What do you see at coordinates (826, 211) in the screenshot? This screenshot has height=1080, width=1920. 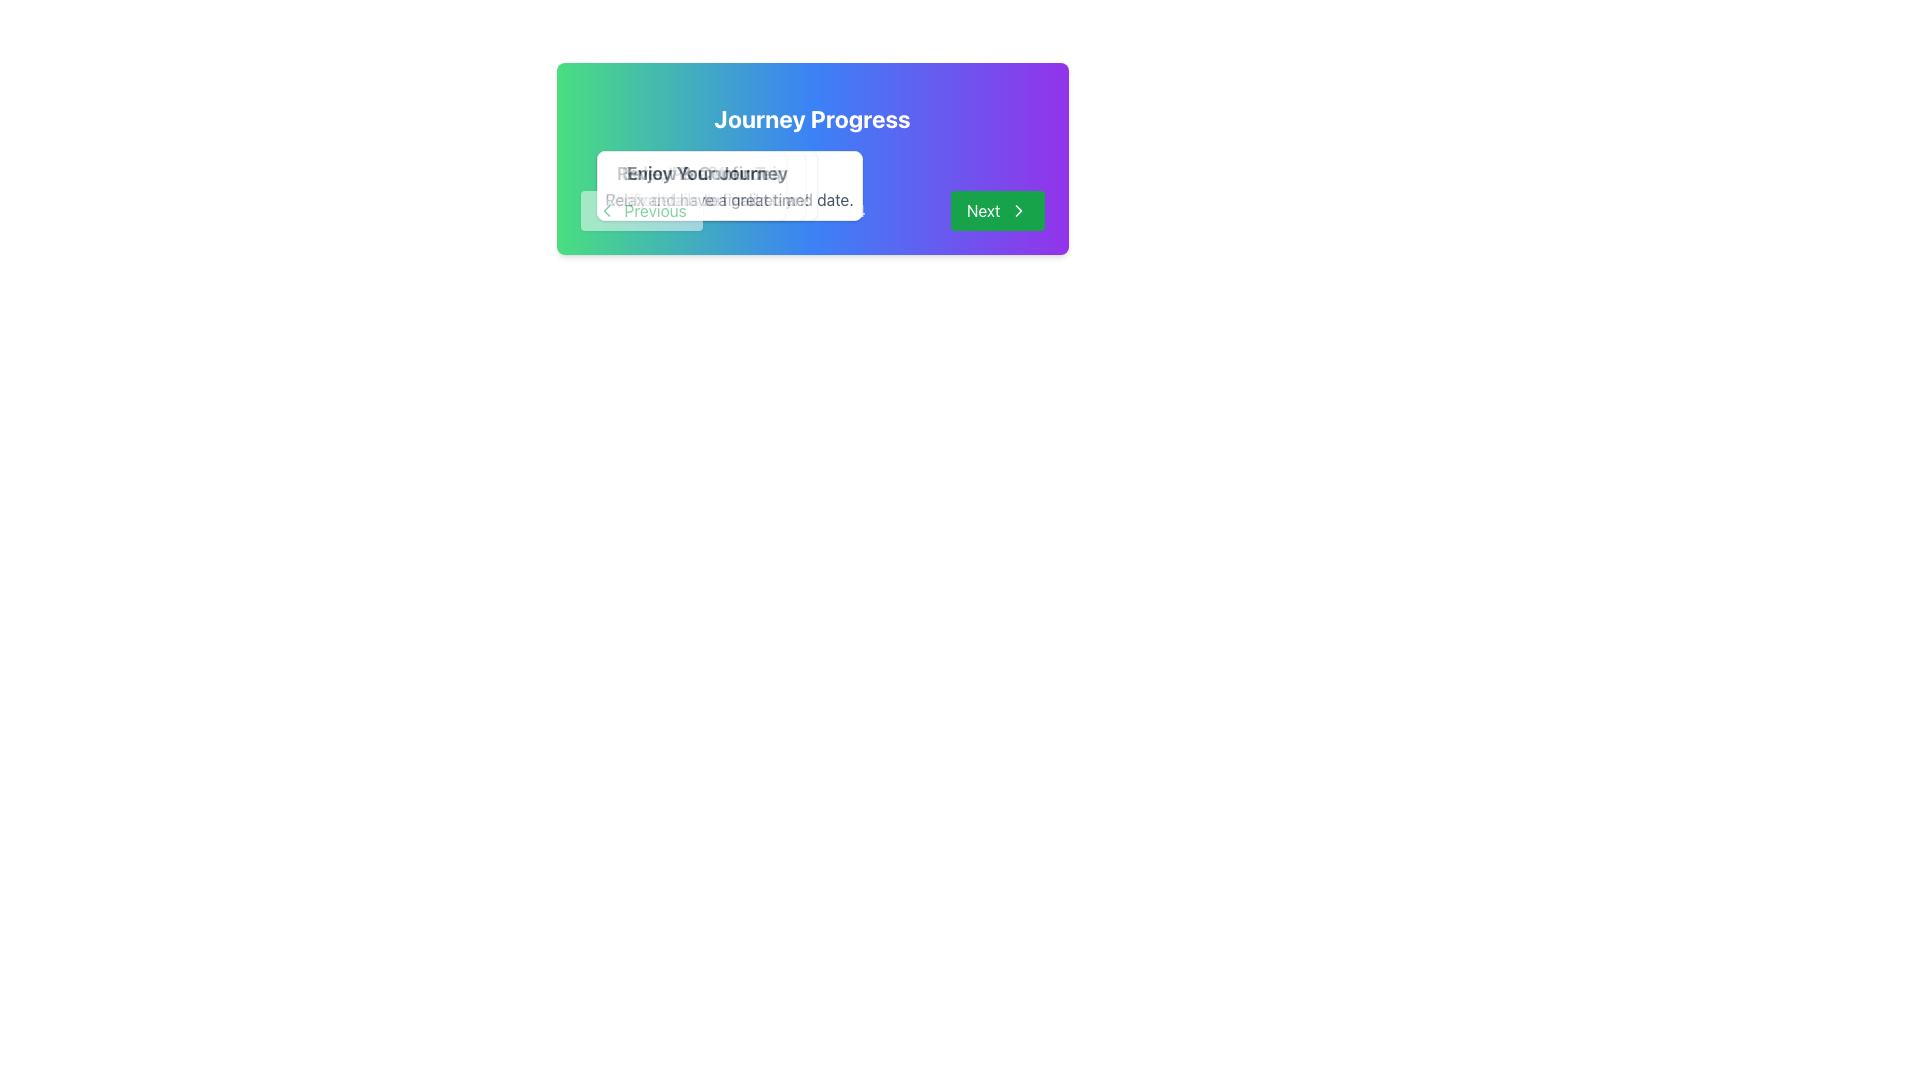 I see `the textual indicator displaying the current step number and total steps in the multi-step process, which is centered between the 'Previous' and 'Next' buttons` at bounding box center [826, 211].